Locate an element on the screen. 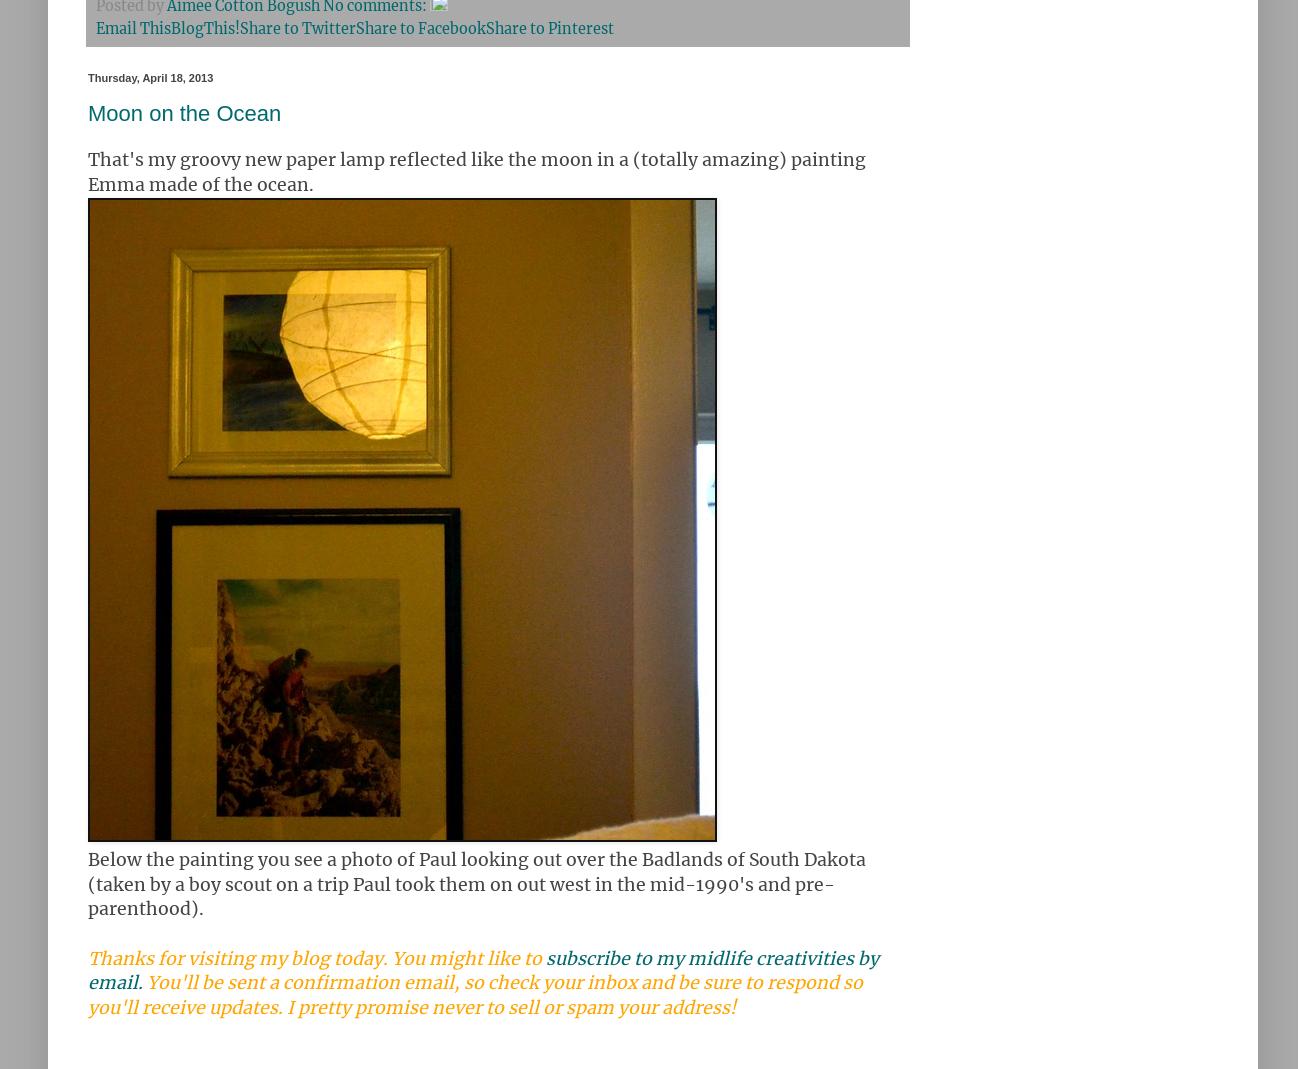  'Thanks for visiting my blog today.  You might like to' is located at coordinates (315, 957).